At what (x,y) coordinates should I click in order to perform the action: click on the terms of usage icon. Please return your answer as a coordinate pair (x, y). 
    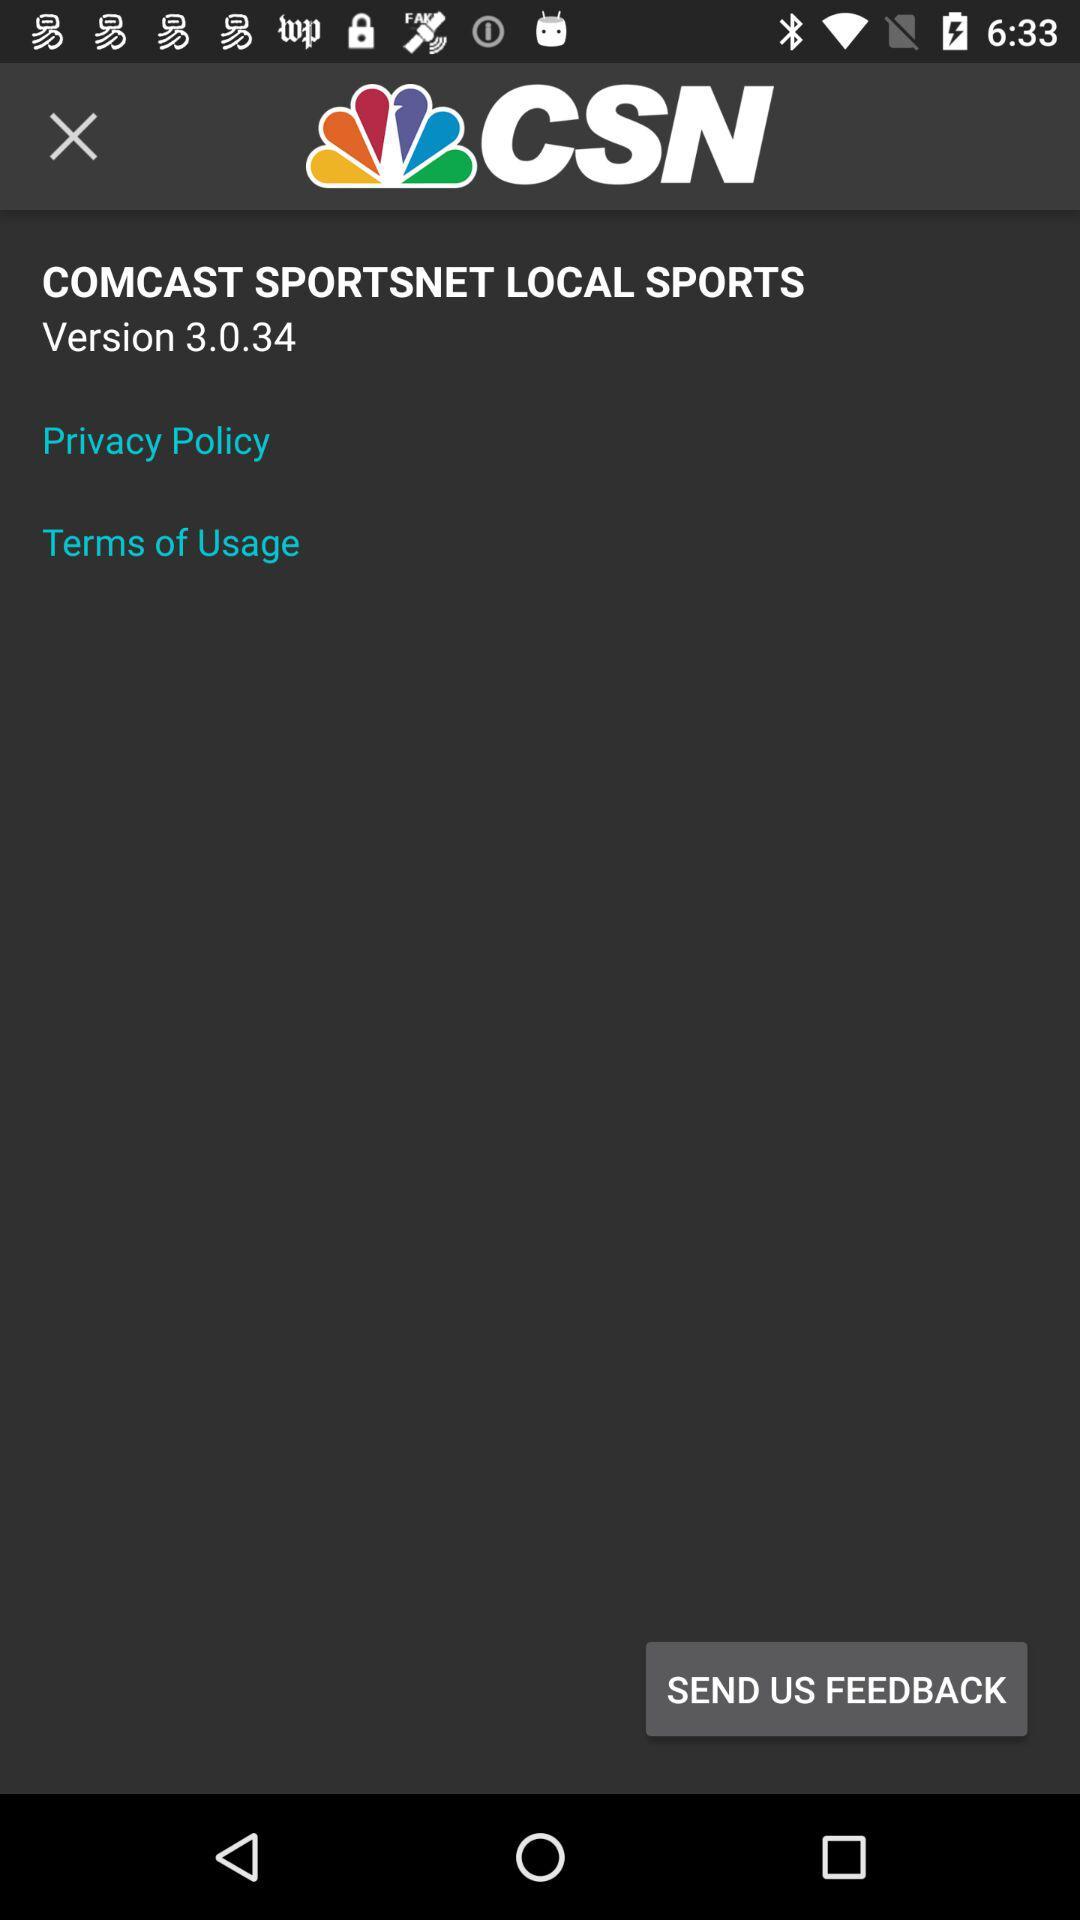
    Looking at the image, I should click on (184, 541).